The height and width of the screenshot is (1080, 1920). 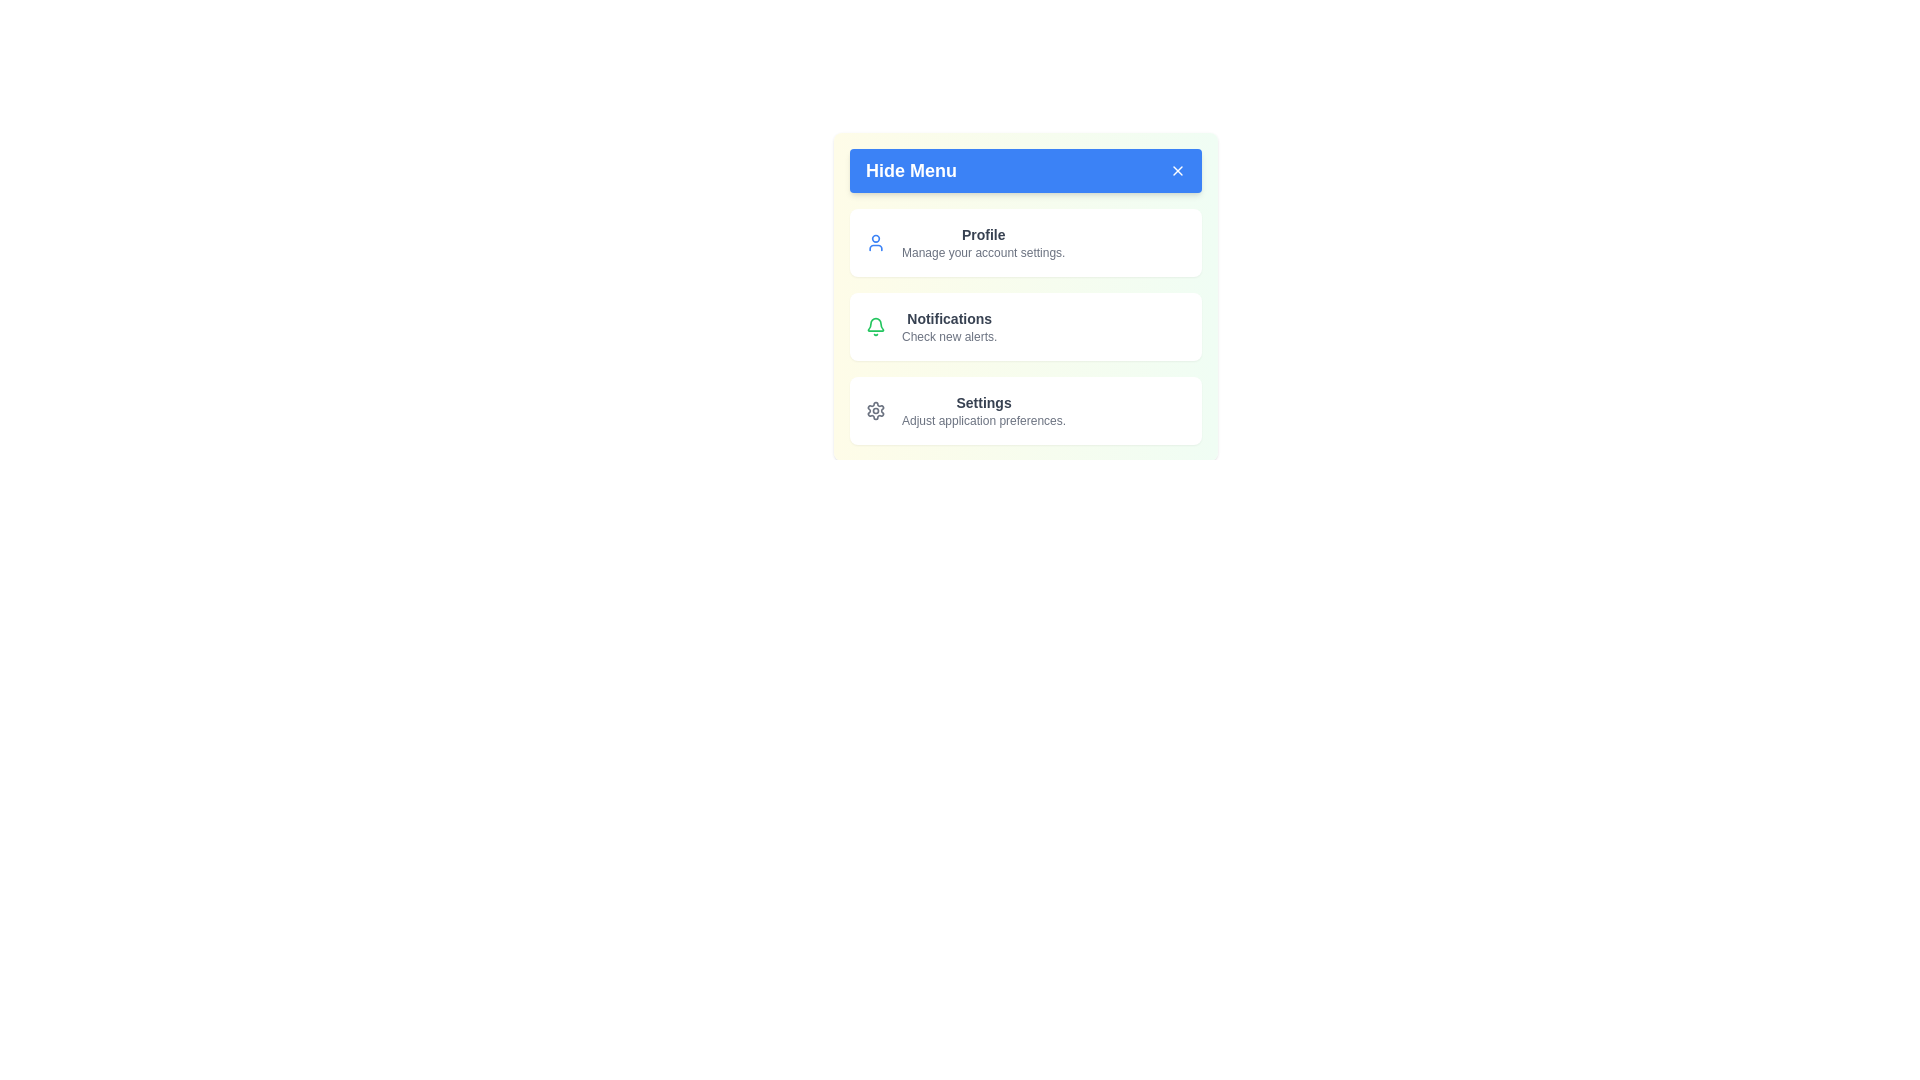 I want to click on the menu item Profile from the menu, so click(x=1026, y=242).